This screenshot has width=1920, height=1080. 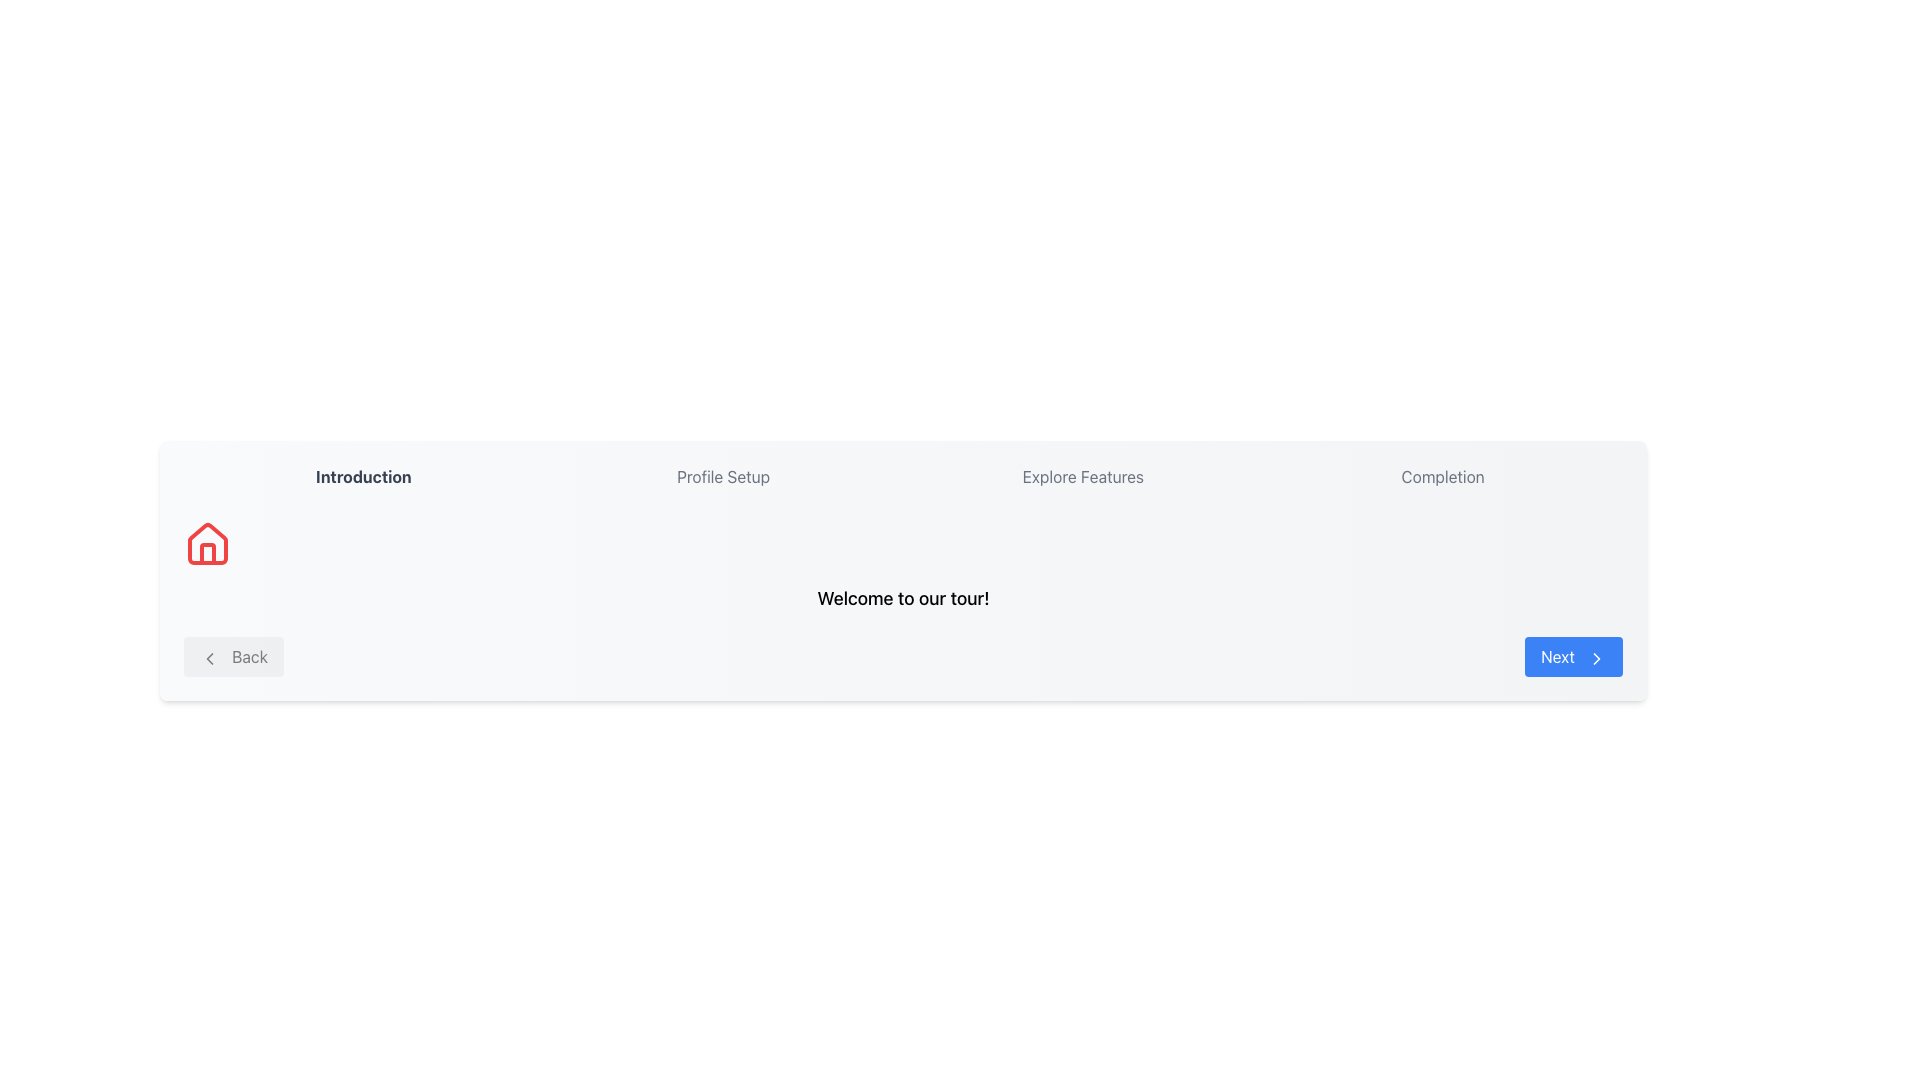 I want to click on the Horizontal Step Progress Bar which contains segments labeled 'Introduction', 'Profile Setup', 'Explore Features', and 'Completion', with 'Introduction' being the active segment, so click(x=902, y=477).